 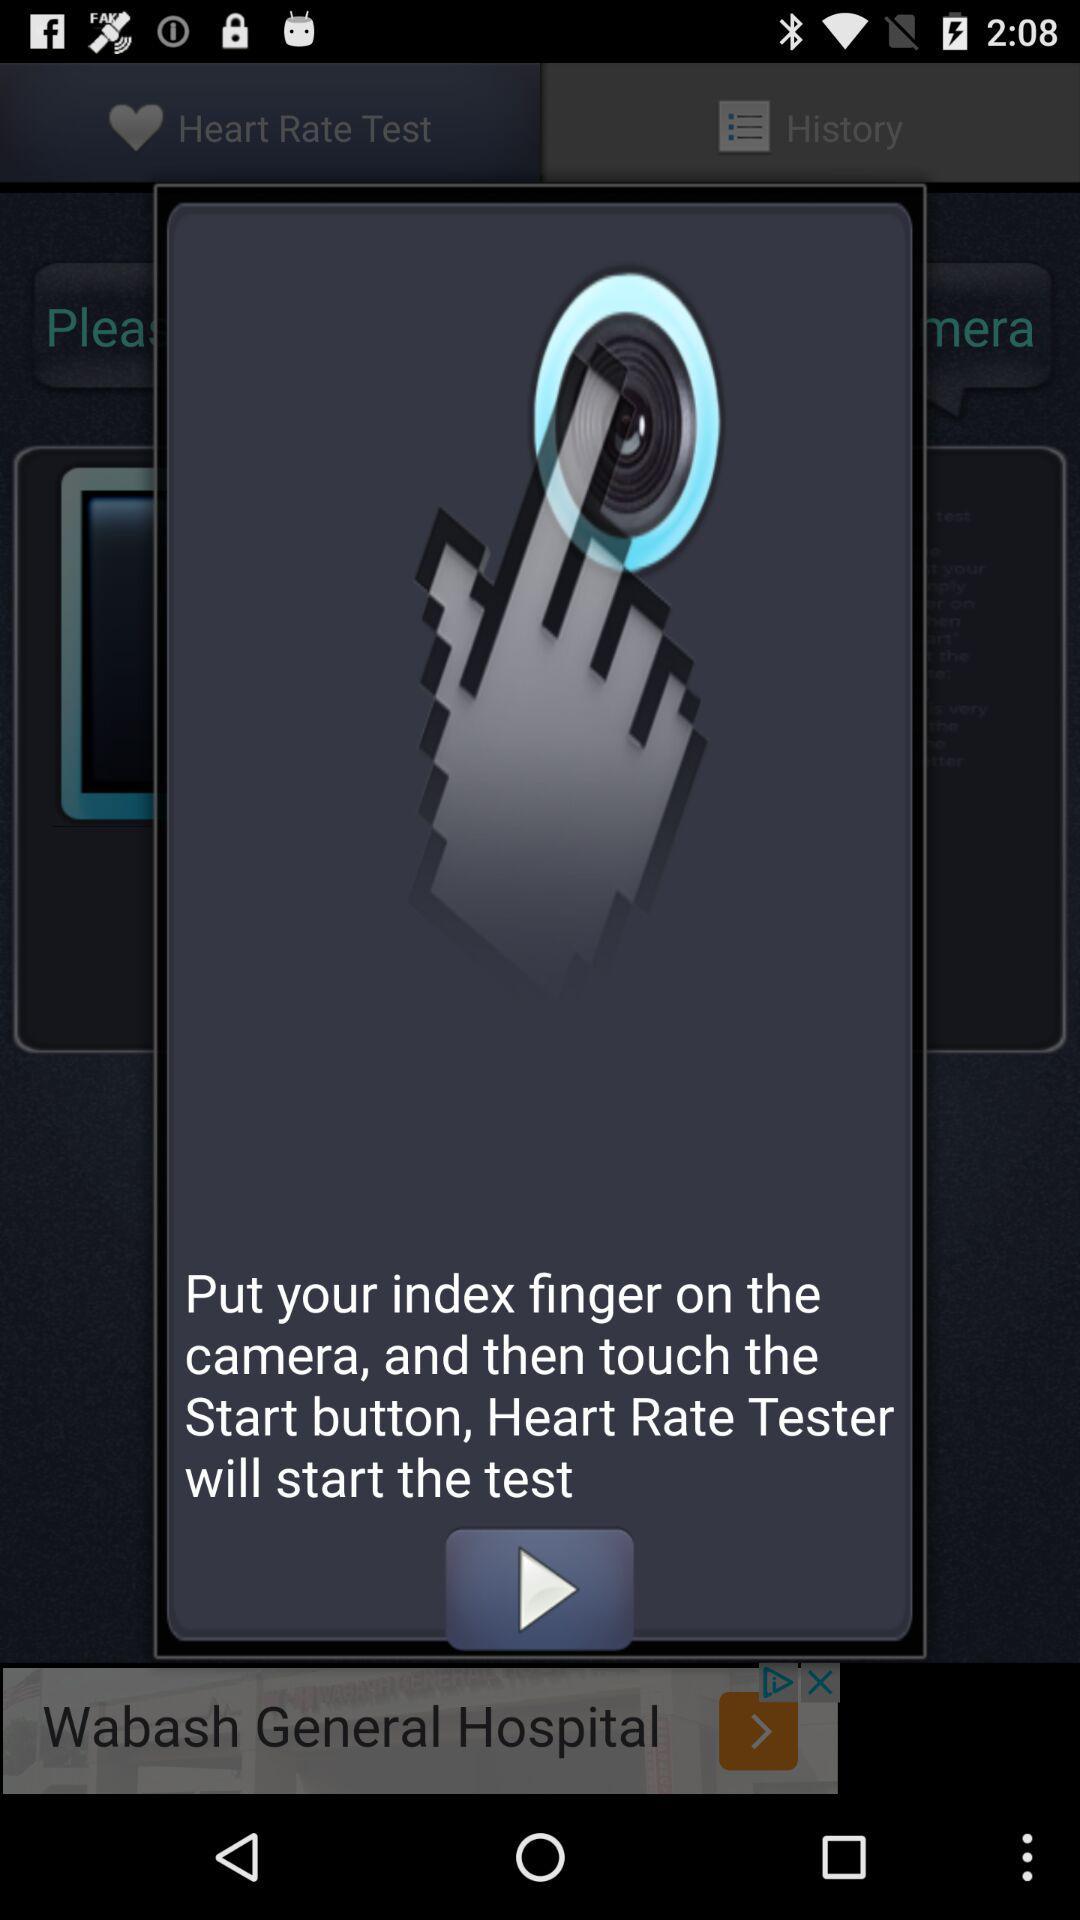 I want to click on camera play button, so click(x=538, y=1588).